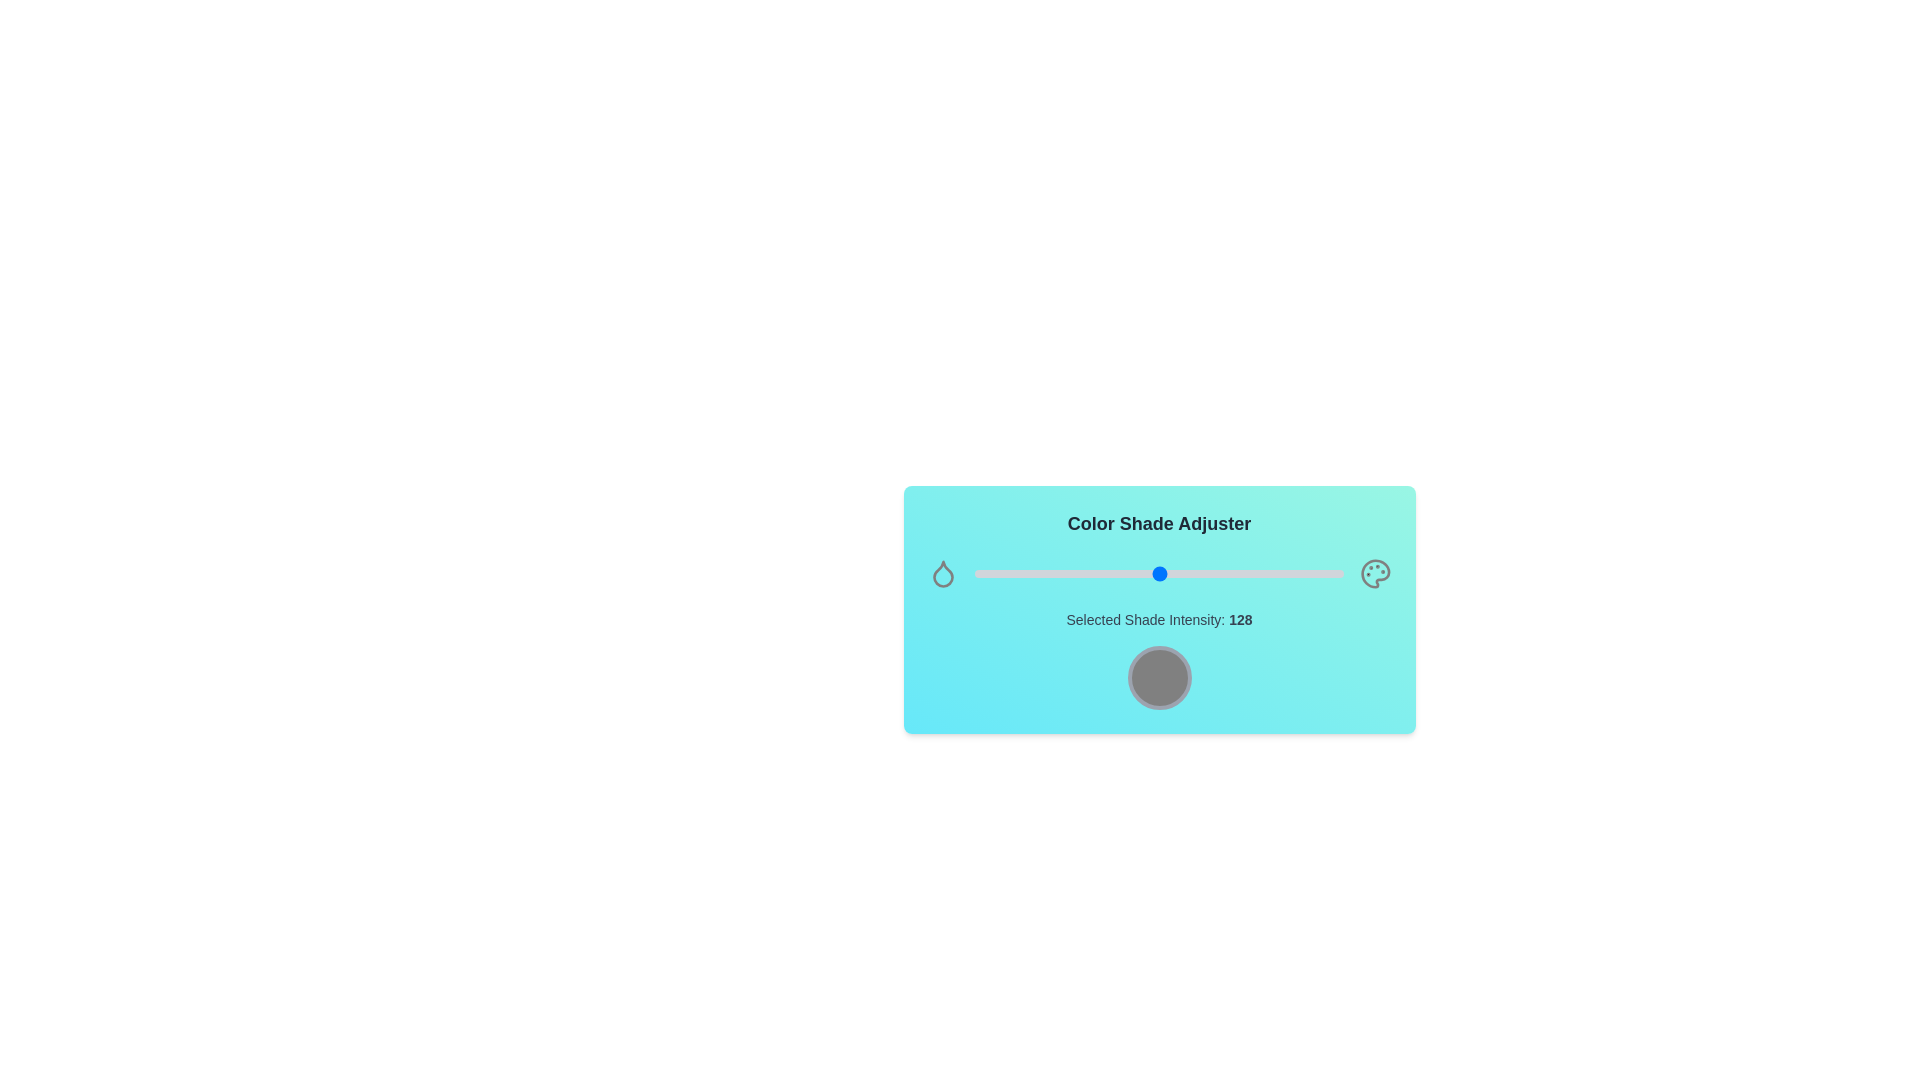  Describe the element at coordinates (1190, 574) in the screenshot. I see `the shade intensity to 149 using the slider` at that location.